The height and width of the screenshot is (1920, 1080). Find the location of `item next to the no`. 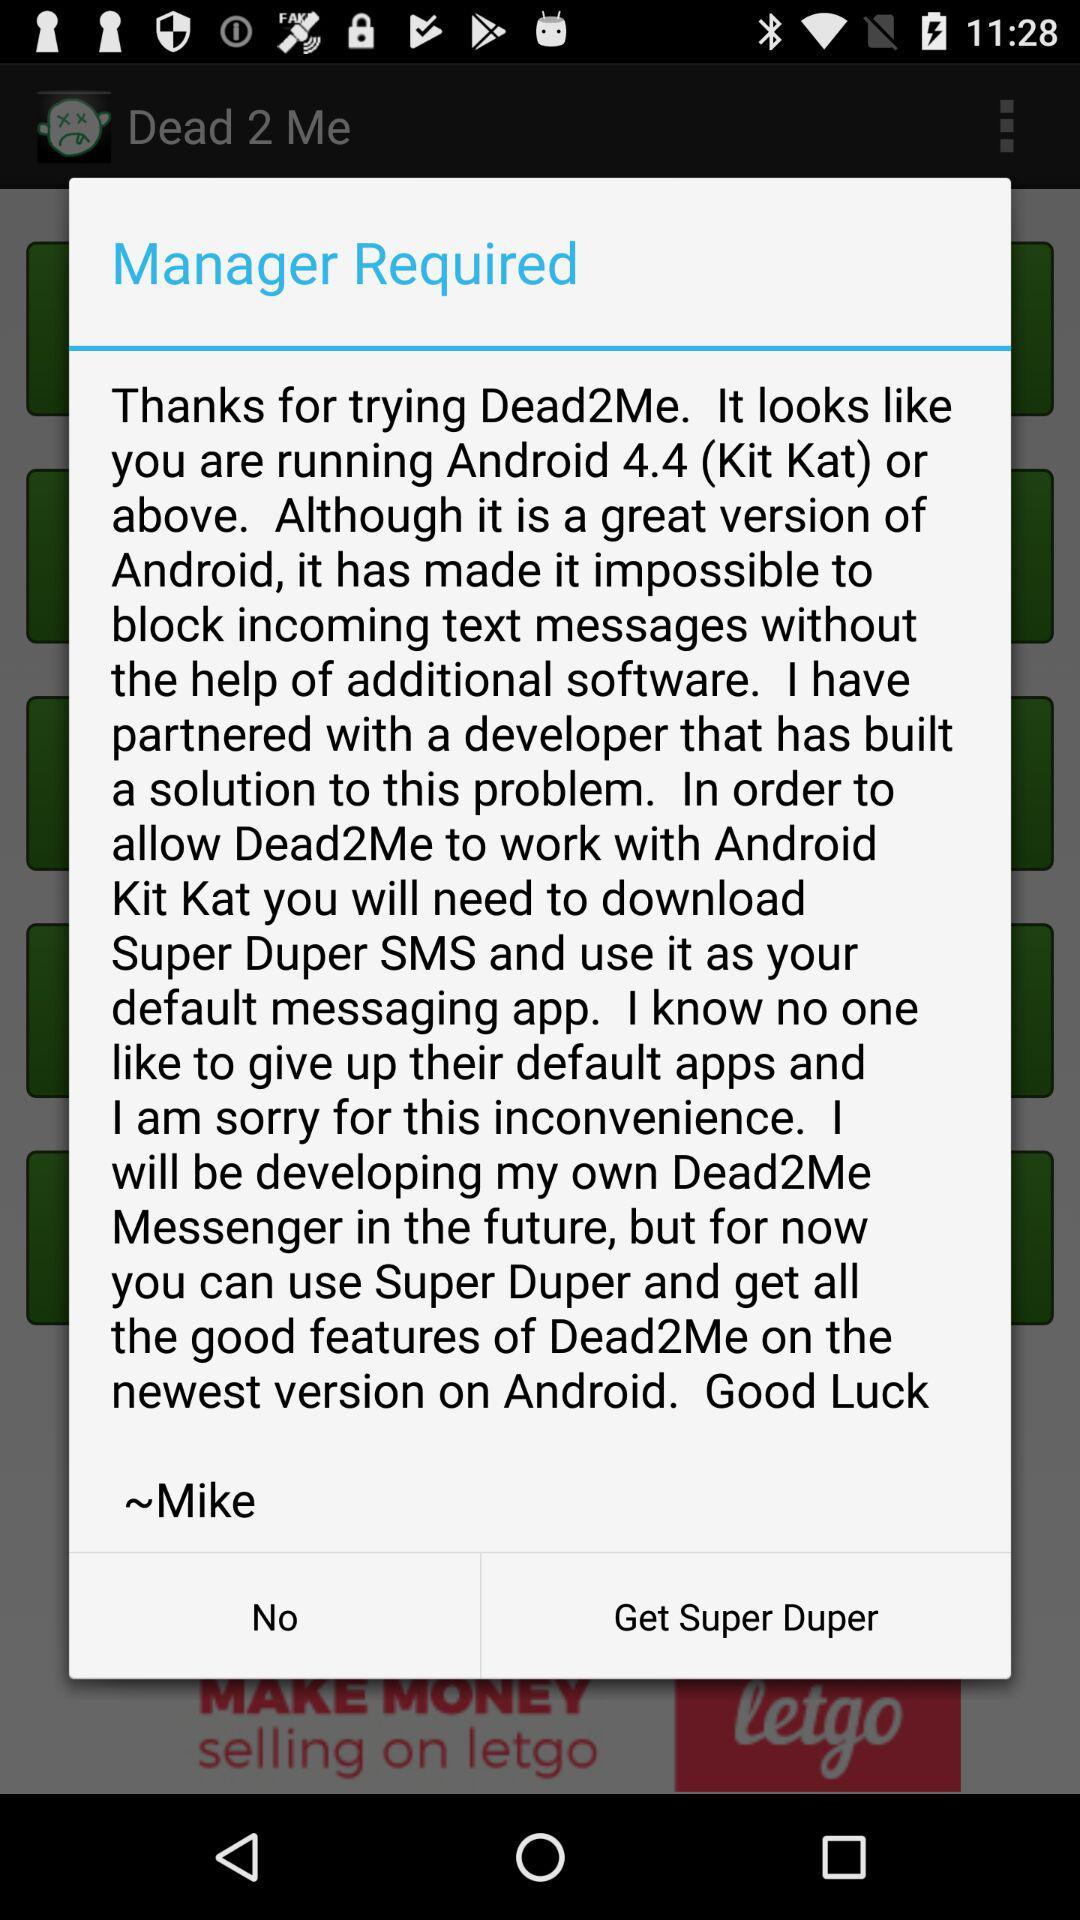

item next to the no is located at coordinates (746, 1616).